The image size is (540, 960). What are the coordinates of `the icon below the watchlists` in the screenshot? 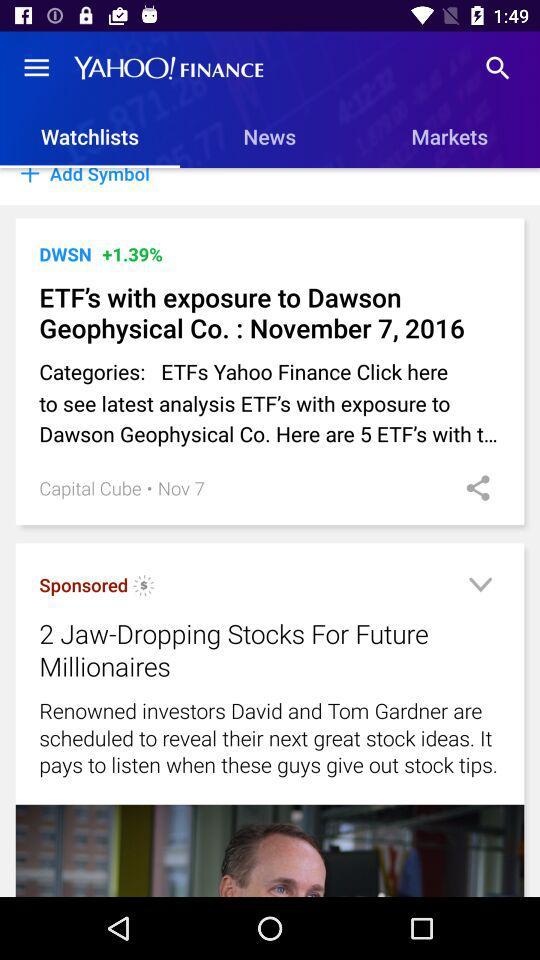 It's located at (270, 186).